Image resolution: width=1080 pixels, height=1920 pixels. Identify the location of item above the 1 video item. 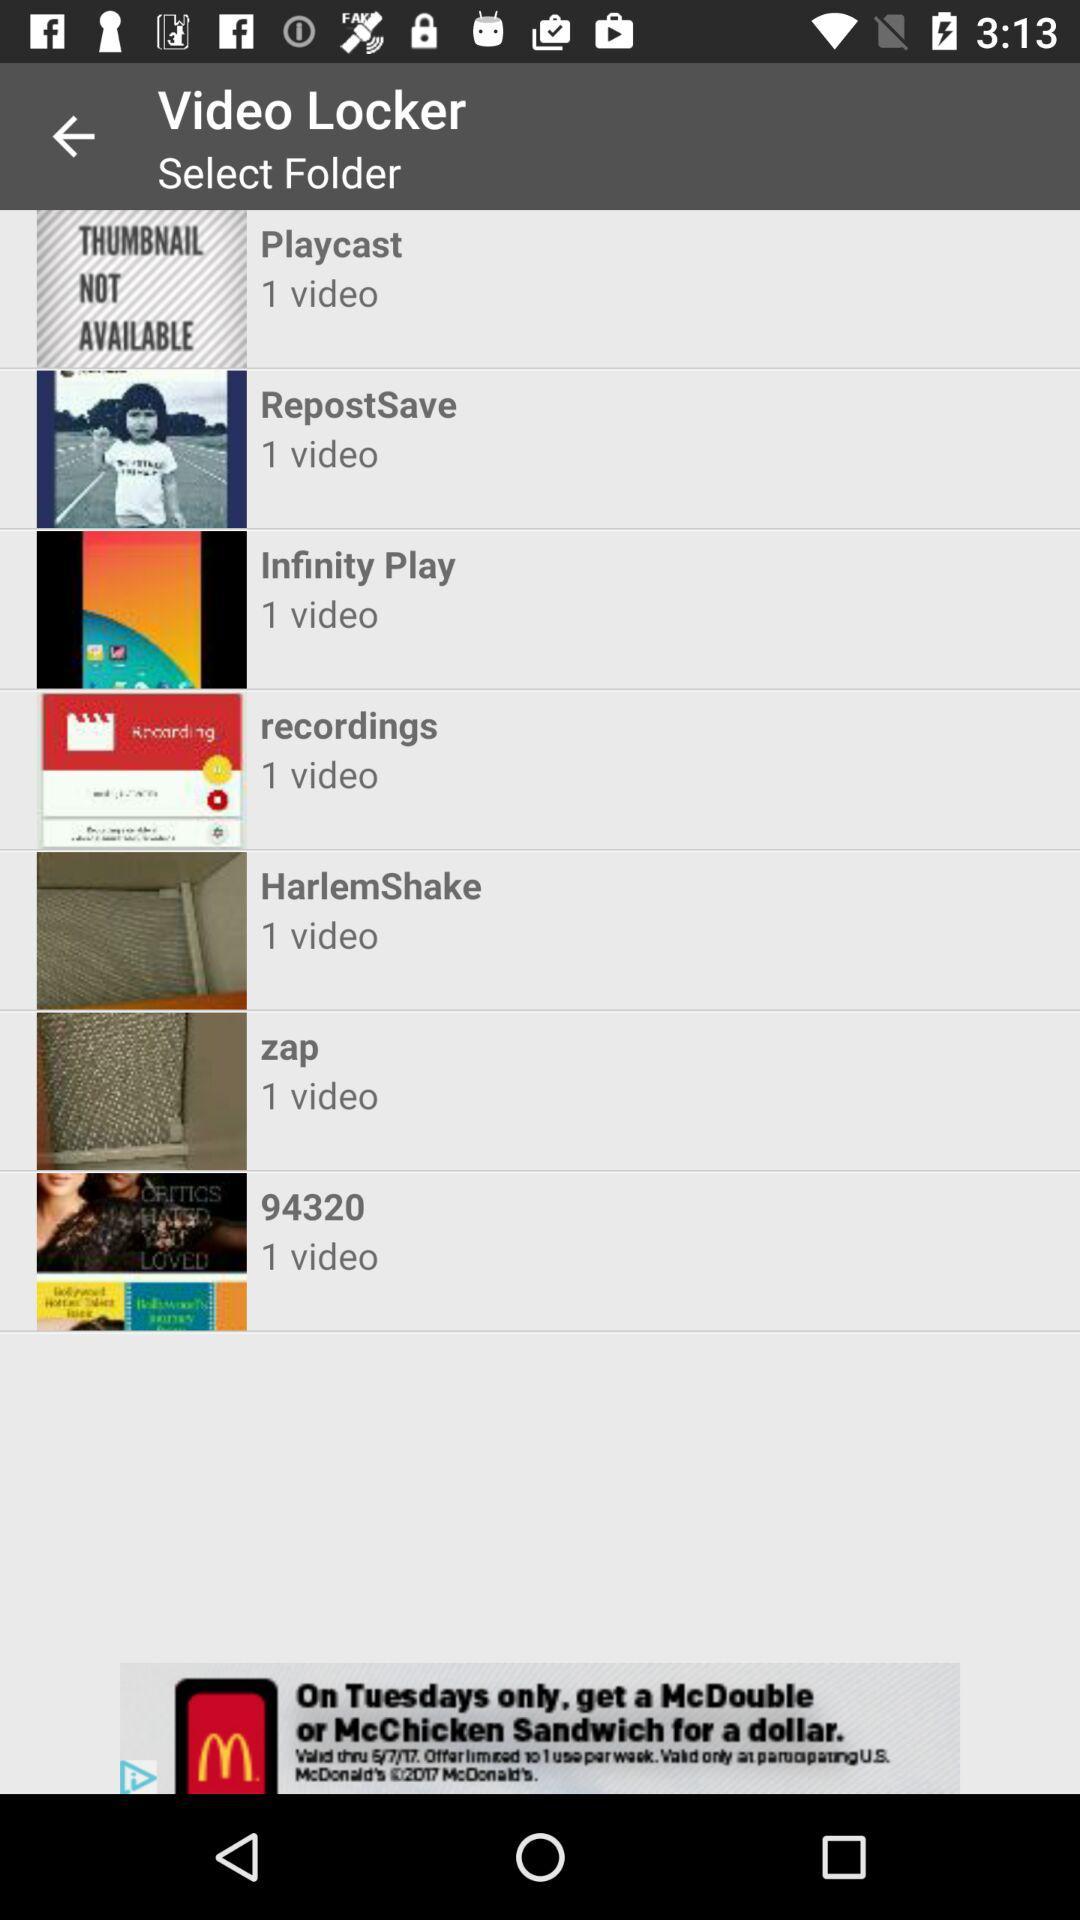
(521, 1044).